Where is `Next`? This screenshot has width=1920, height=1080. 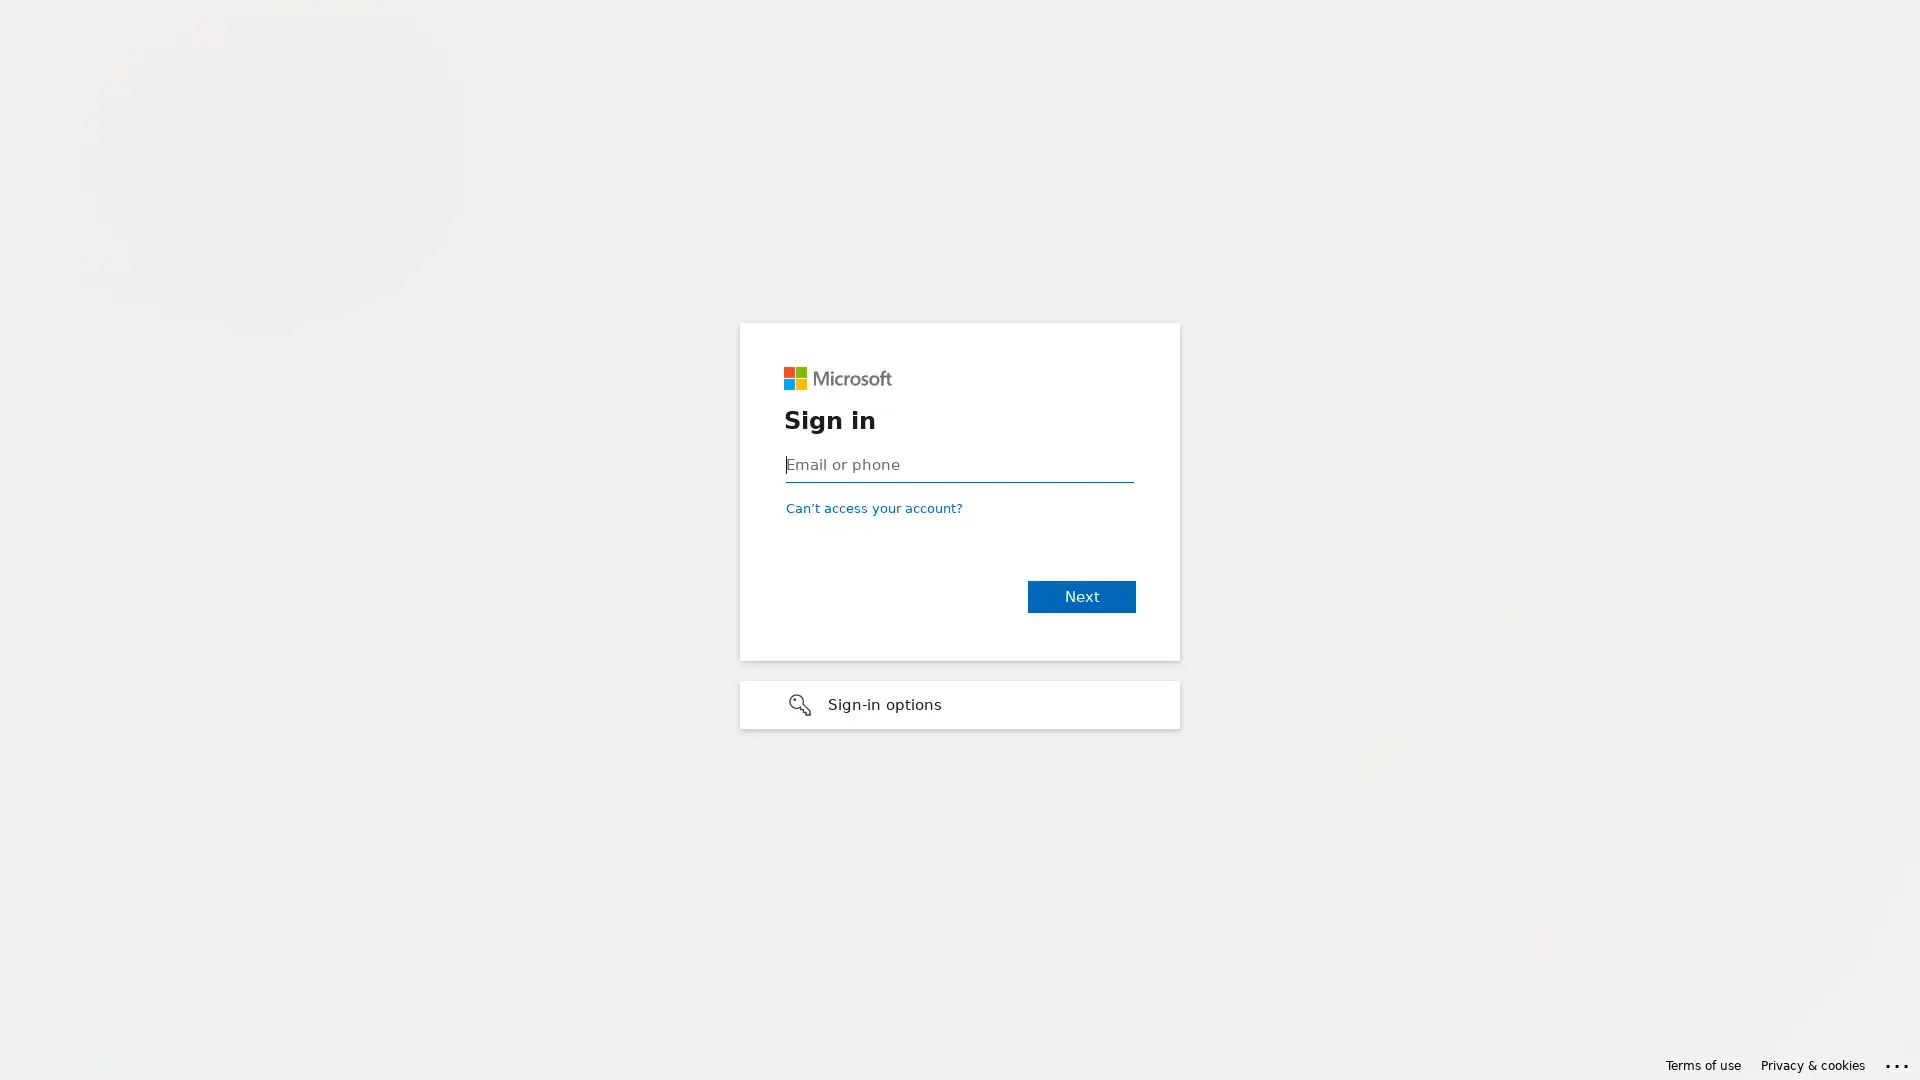 Next is located at coordinates (1080, 596).